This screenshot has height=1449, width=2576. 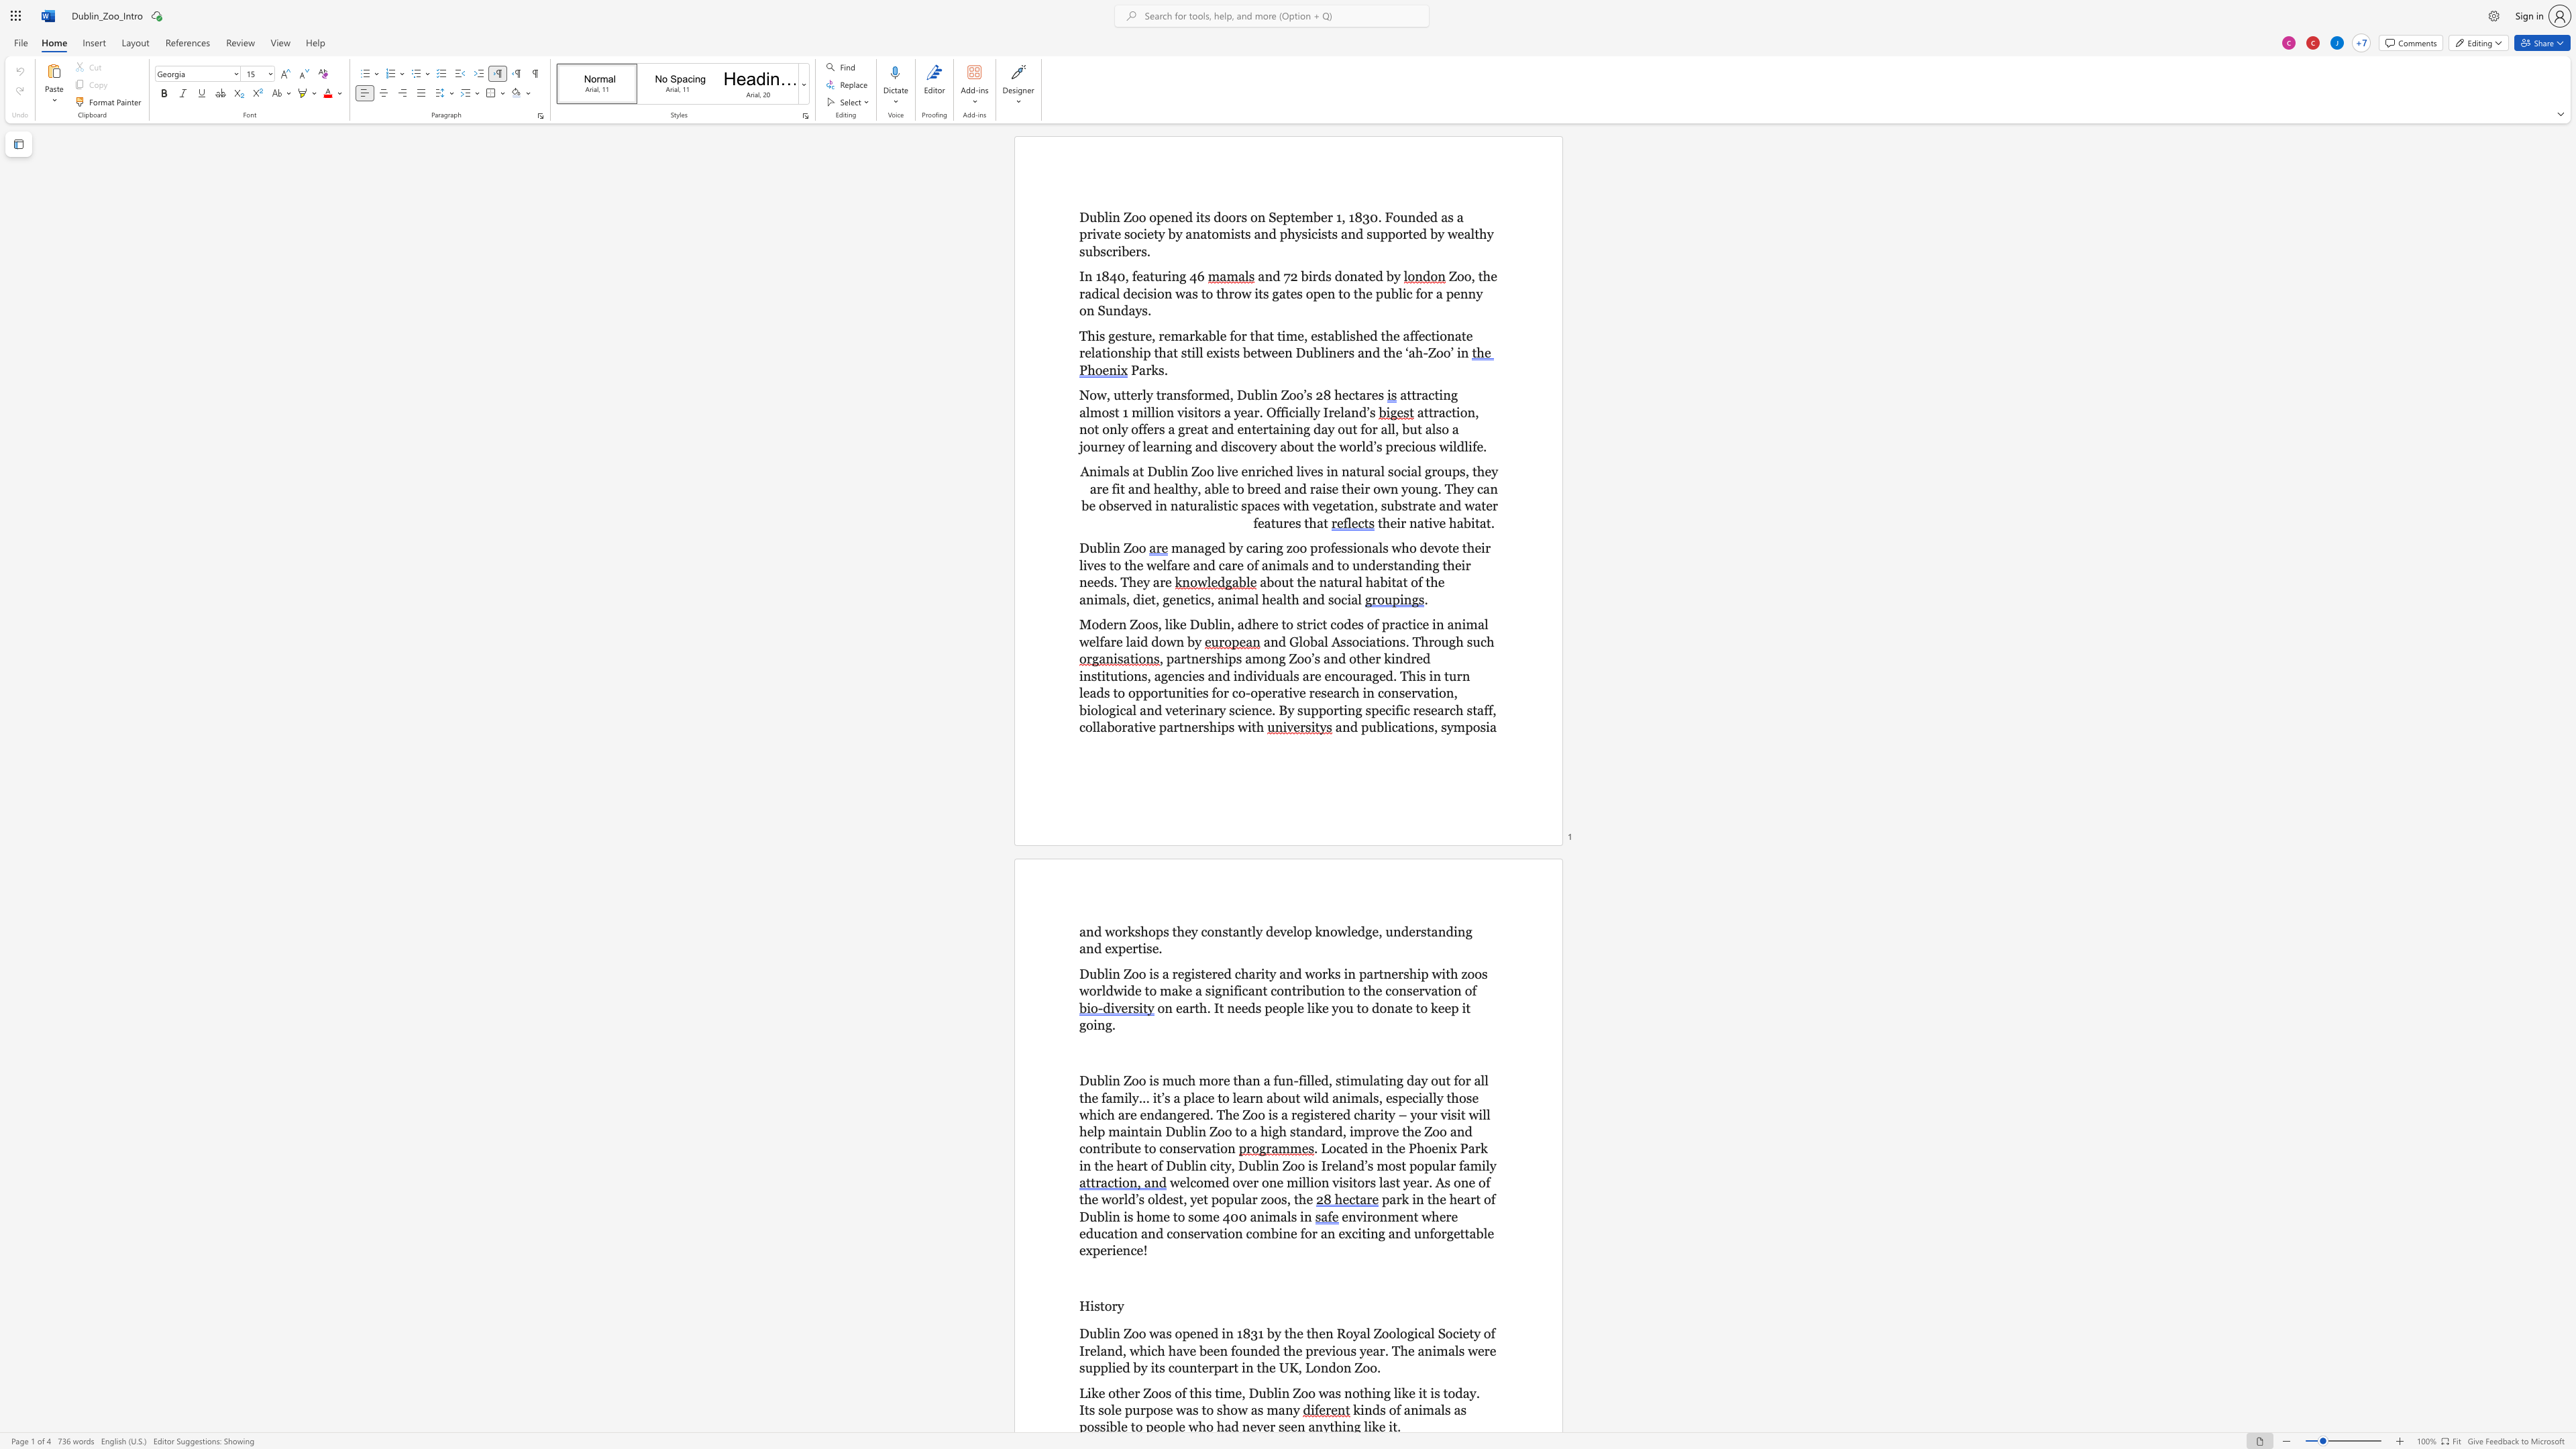 What do you see at coordinates (1234, 990) in the screenshot?
I see `the space between the continuous character "i" and "f" in the text` at bounding box center [1234, 990].